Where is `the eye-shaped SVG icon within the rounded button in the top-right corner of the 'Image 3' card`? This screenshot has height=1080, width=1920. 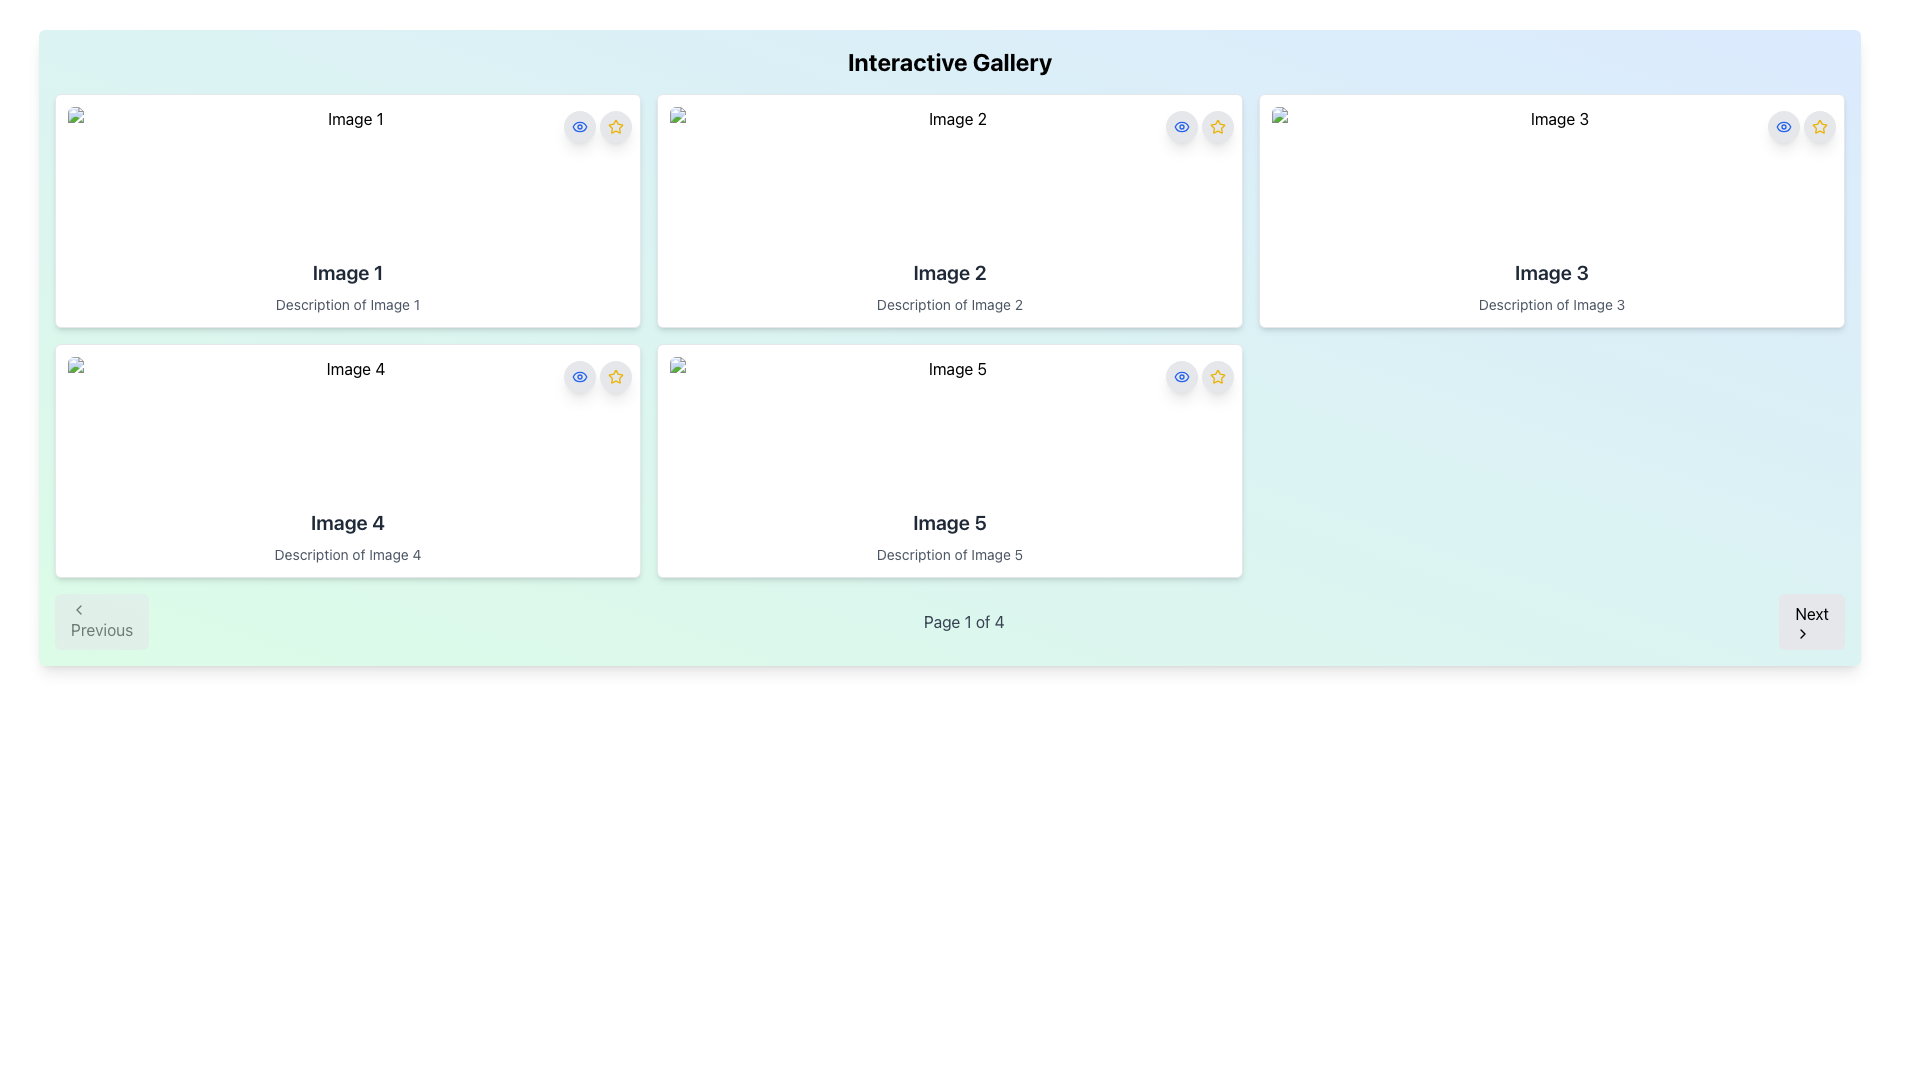 the eye-shaped SVG icon within the rounded button in the top-right corner of the 'Image 3' card is located at coordinates (1784, 127).